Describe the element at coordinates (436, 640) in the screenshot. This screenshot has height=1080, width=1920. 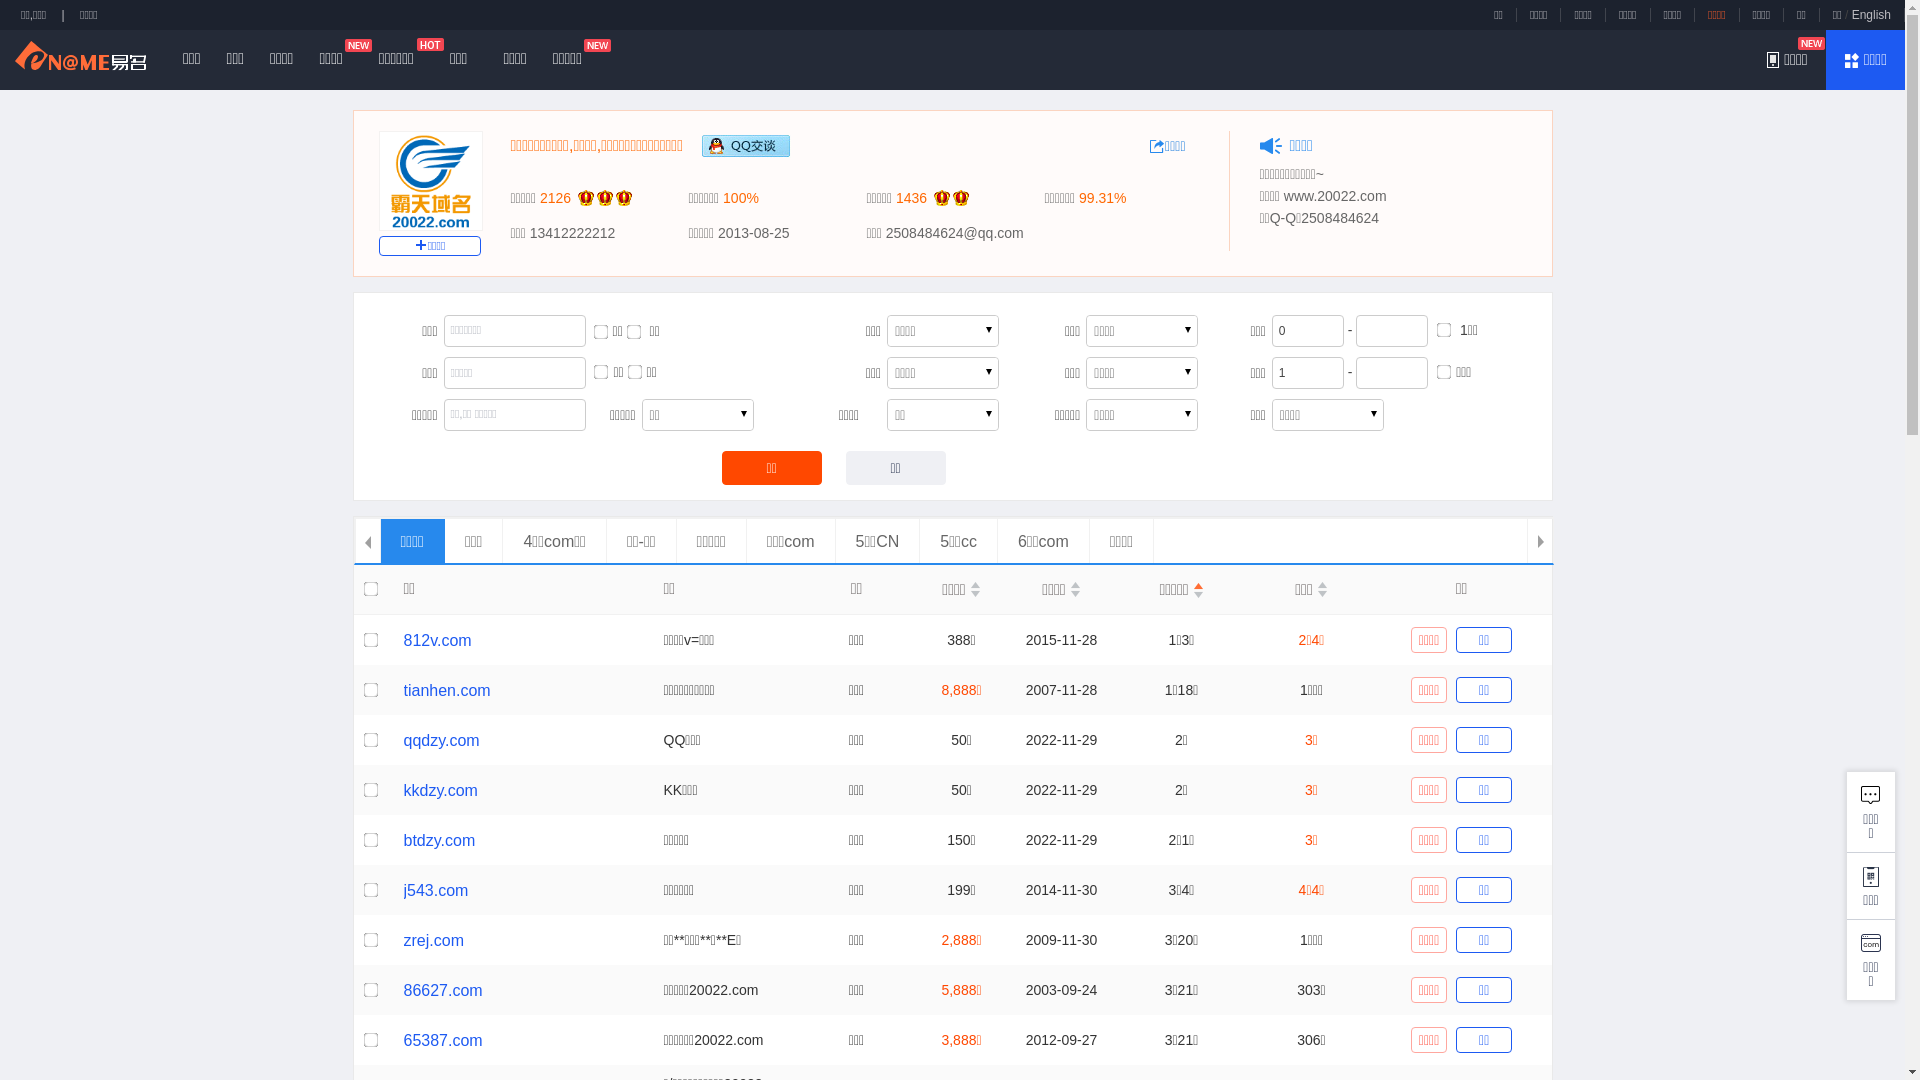
I see `'812v.com'` at that location.